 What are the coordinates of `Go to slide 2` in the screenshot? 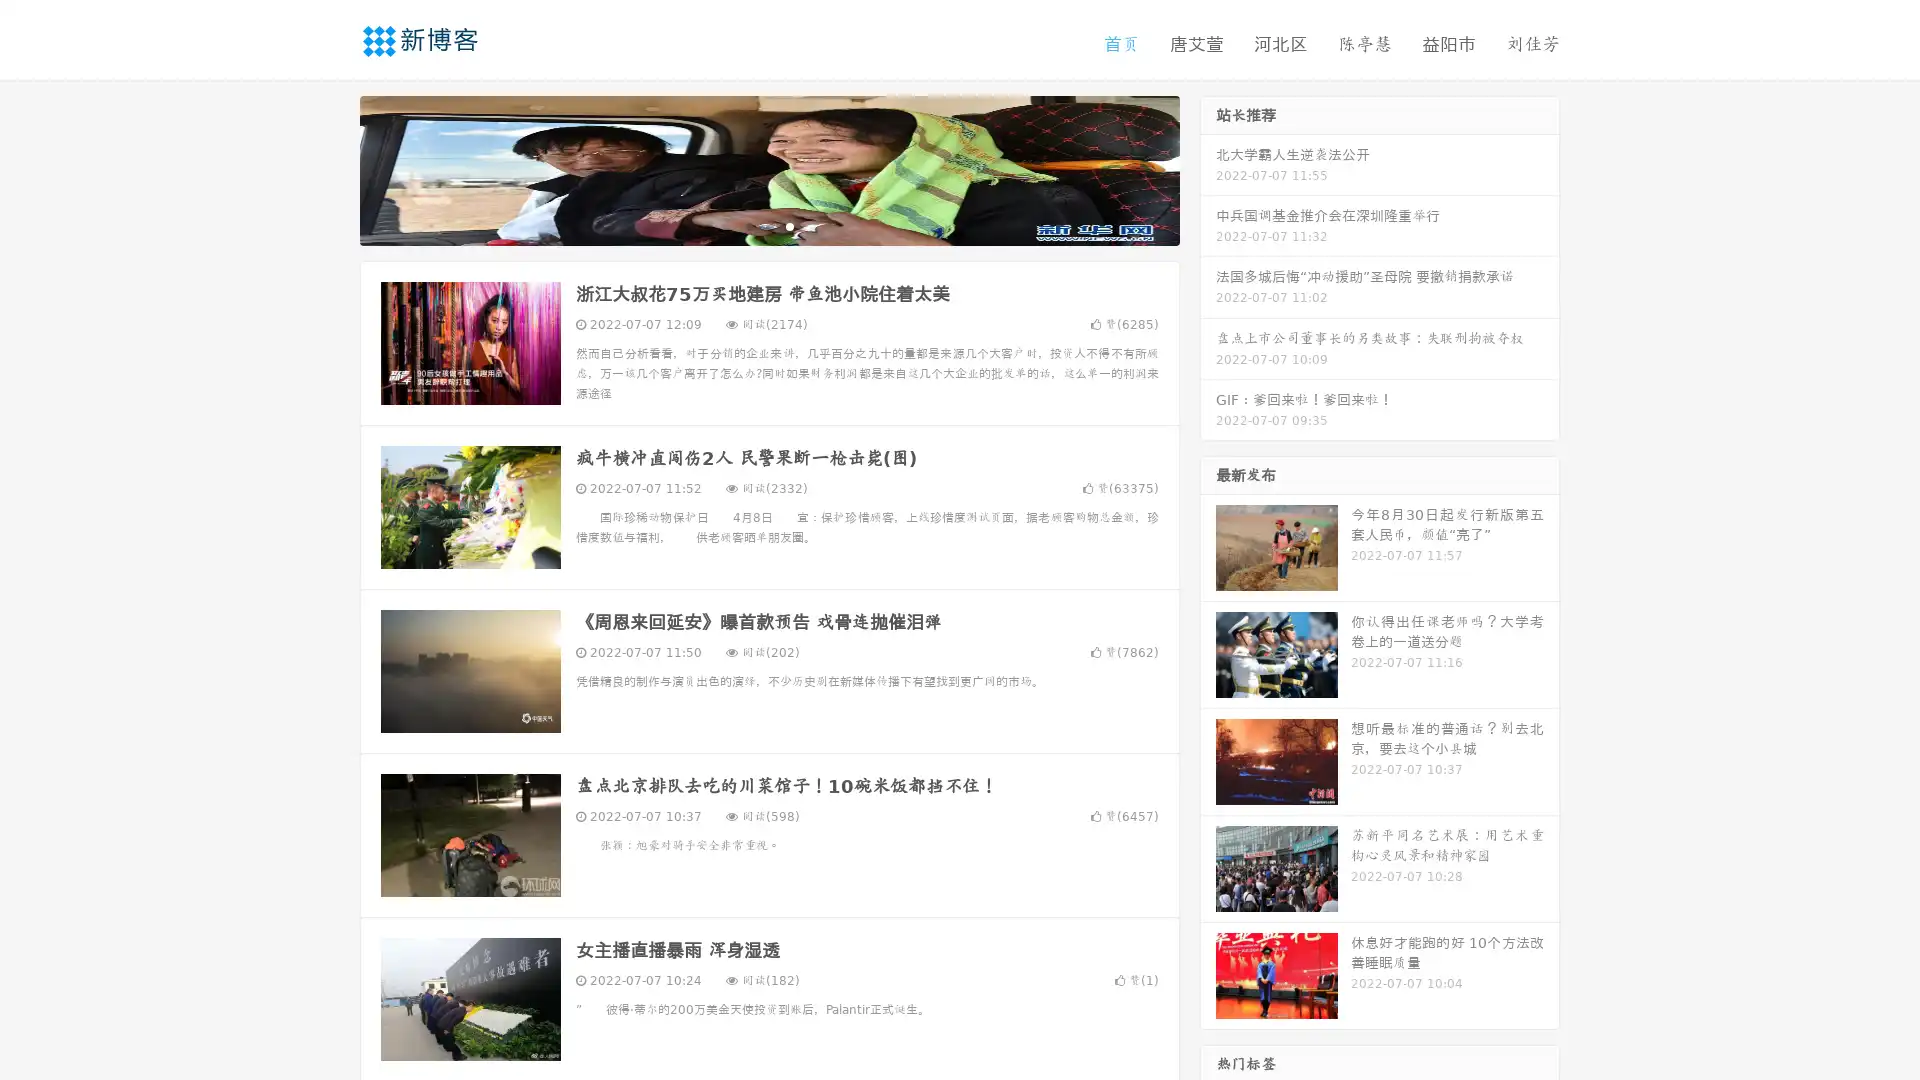 It's located at (768, 225).